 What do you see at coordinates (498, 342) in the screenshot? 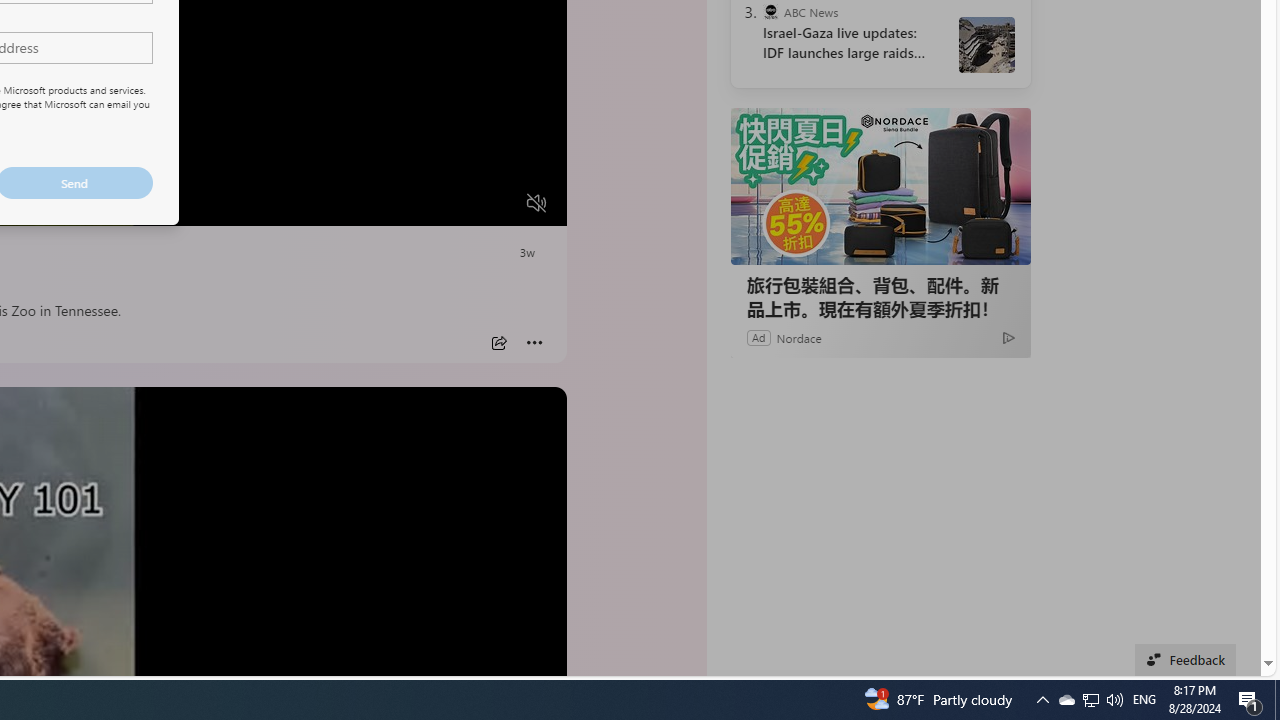
I see `'Share'` at bounding box center [498, 342].